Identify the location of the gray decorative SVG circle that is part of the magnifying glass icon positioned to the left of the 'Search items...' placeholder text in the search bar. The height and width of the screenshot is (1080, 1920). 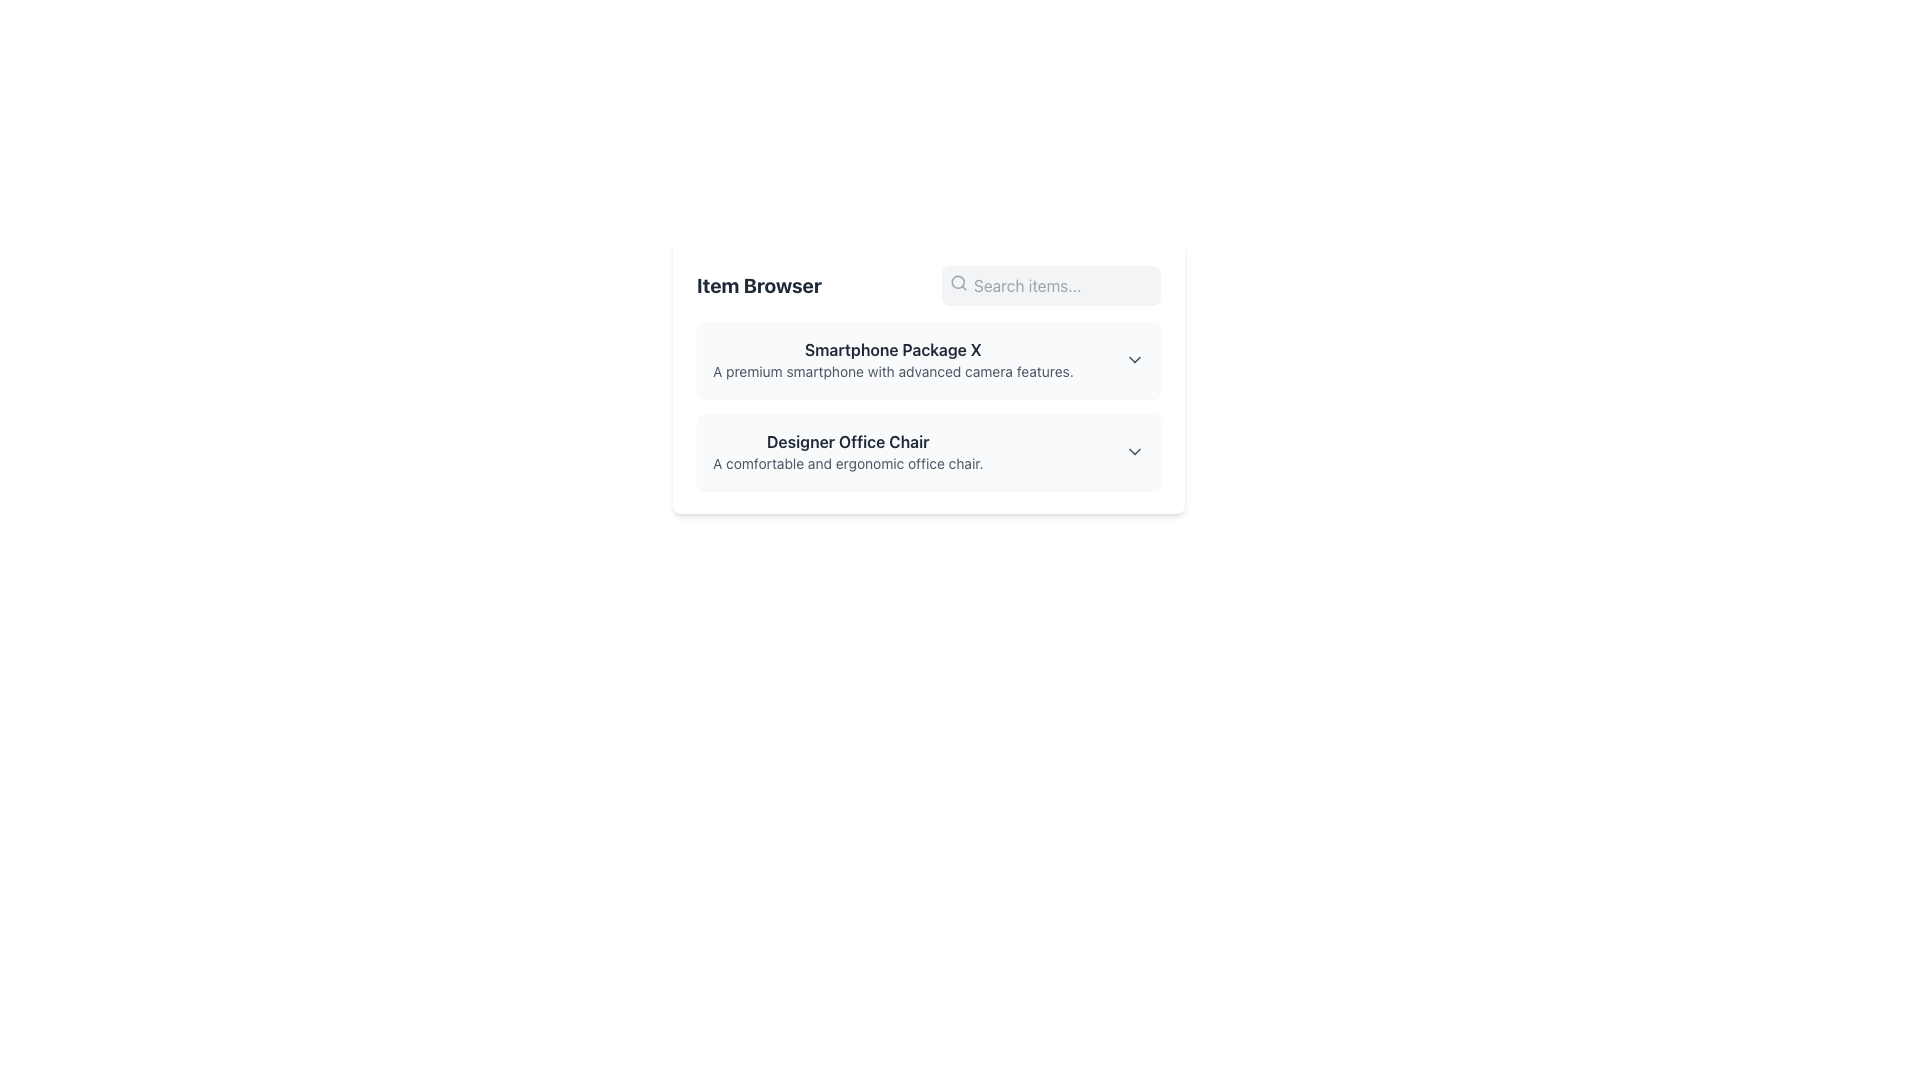
(957, 282).